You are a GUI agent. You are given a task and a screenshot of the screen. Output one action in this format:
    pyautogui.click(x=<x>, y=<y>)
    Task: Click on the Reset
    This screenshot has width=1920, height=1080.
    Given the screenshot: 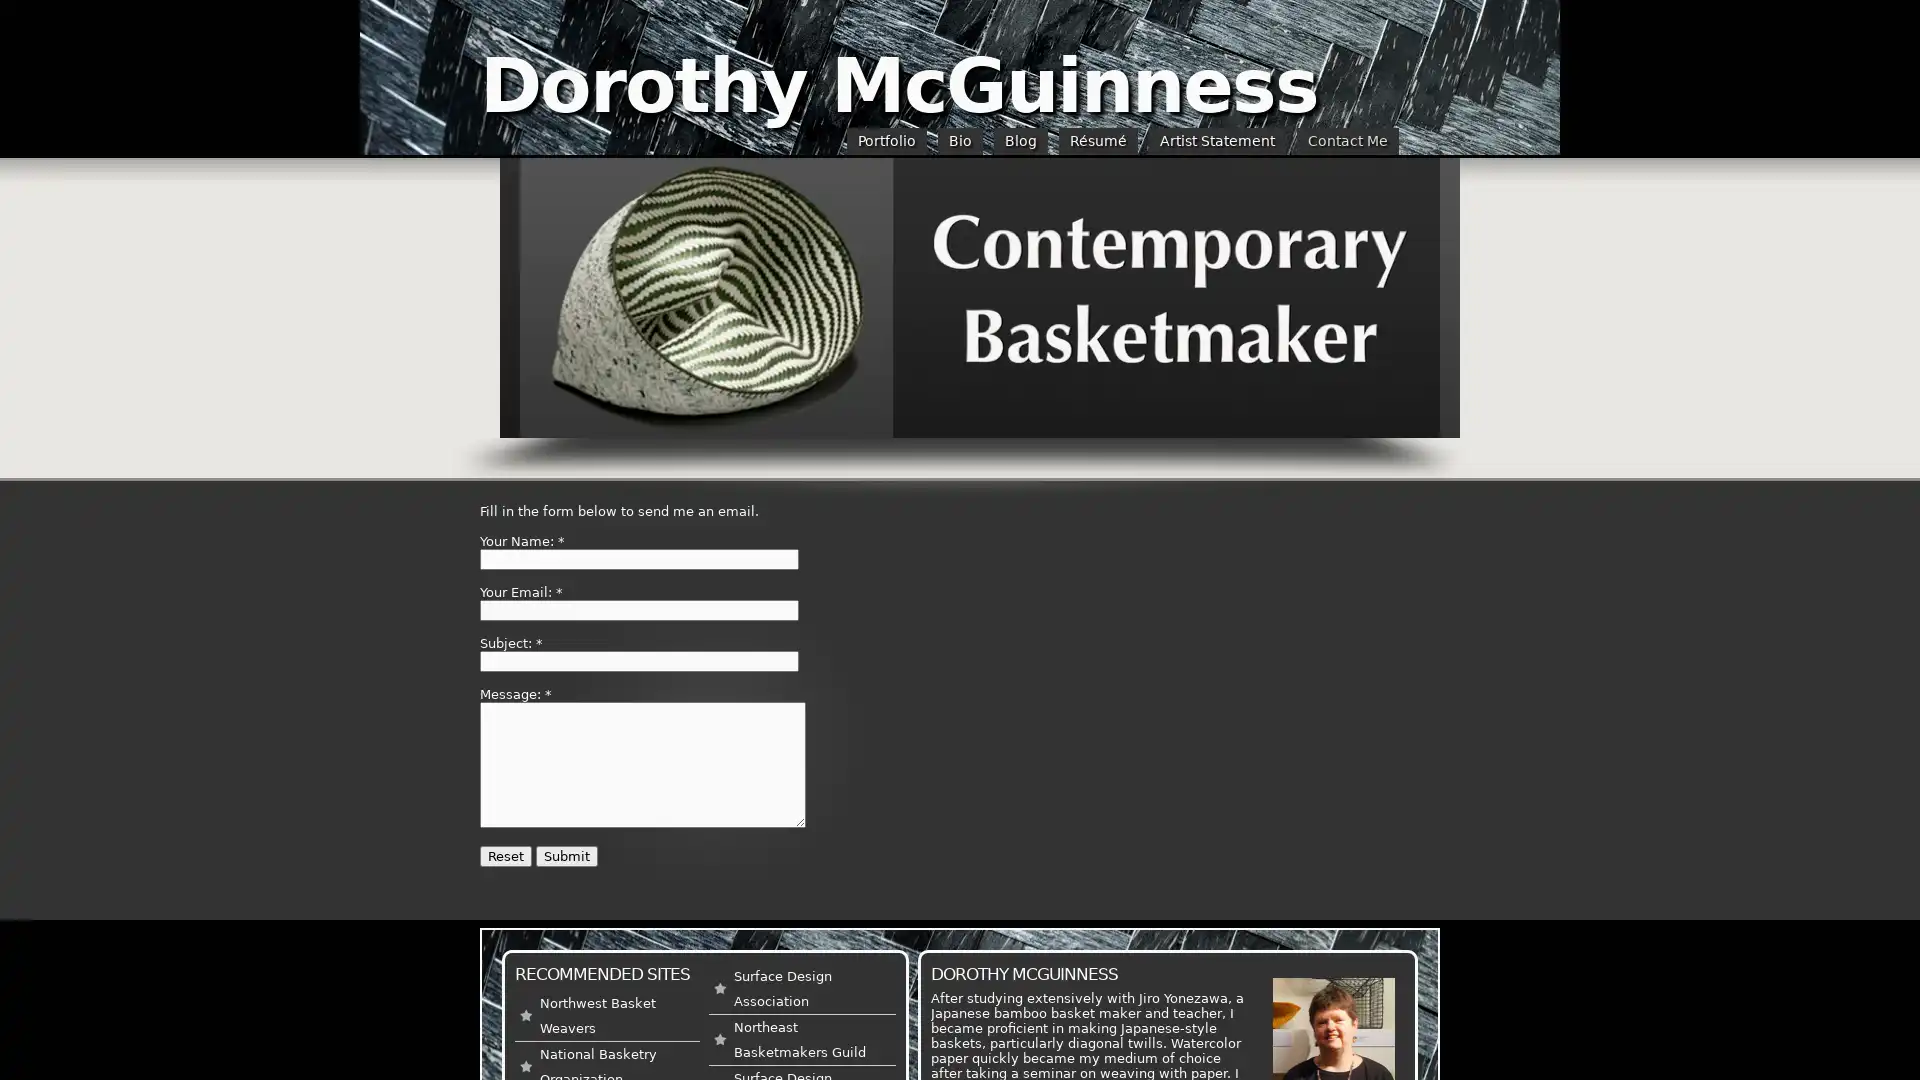 What is the action you would take?
    pyautogui.click(x=505, y=855)
    